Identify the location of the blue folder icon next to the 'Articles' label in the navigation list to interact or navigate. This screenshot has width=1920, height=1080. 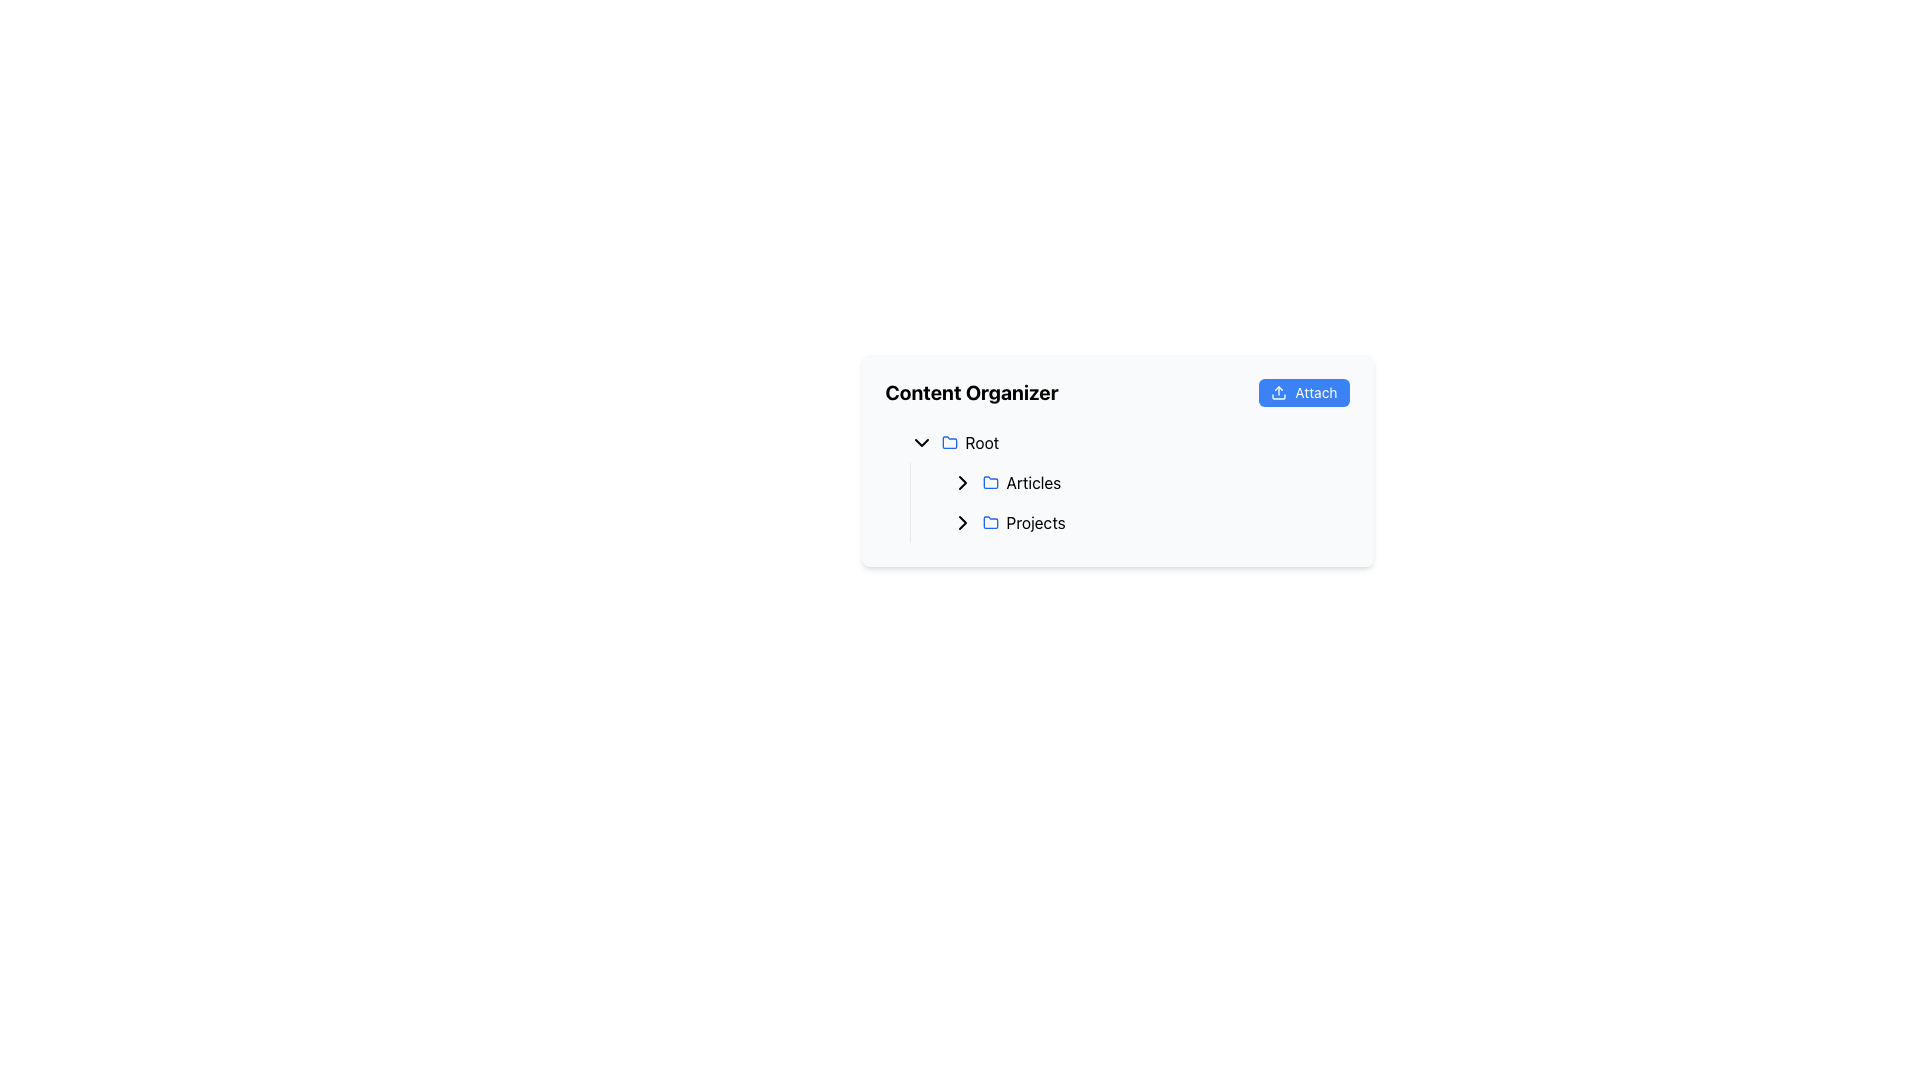
(990, 482).